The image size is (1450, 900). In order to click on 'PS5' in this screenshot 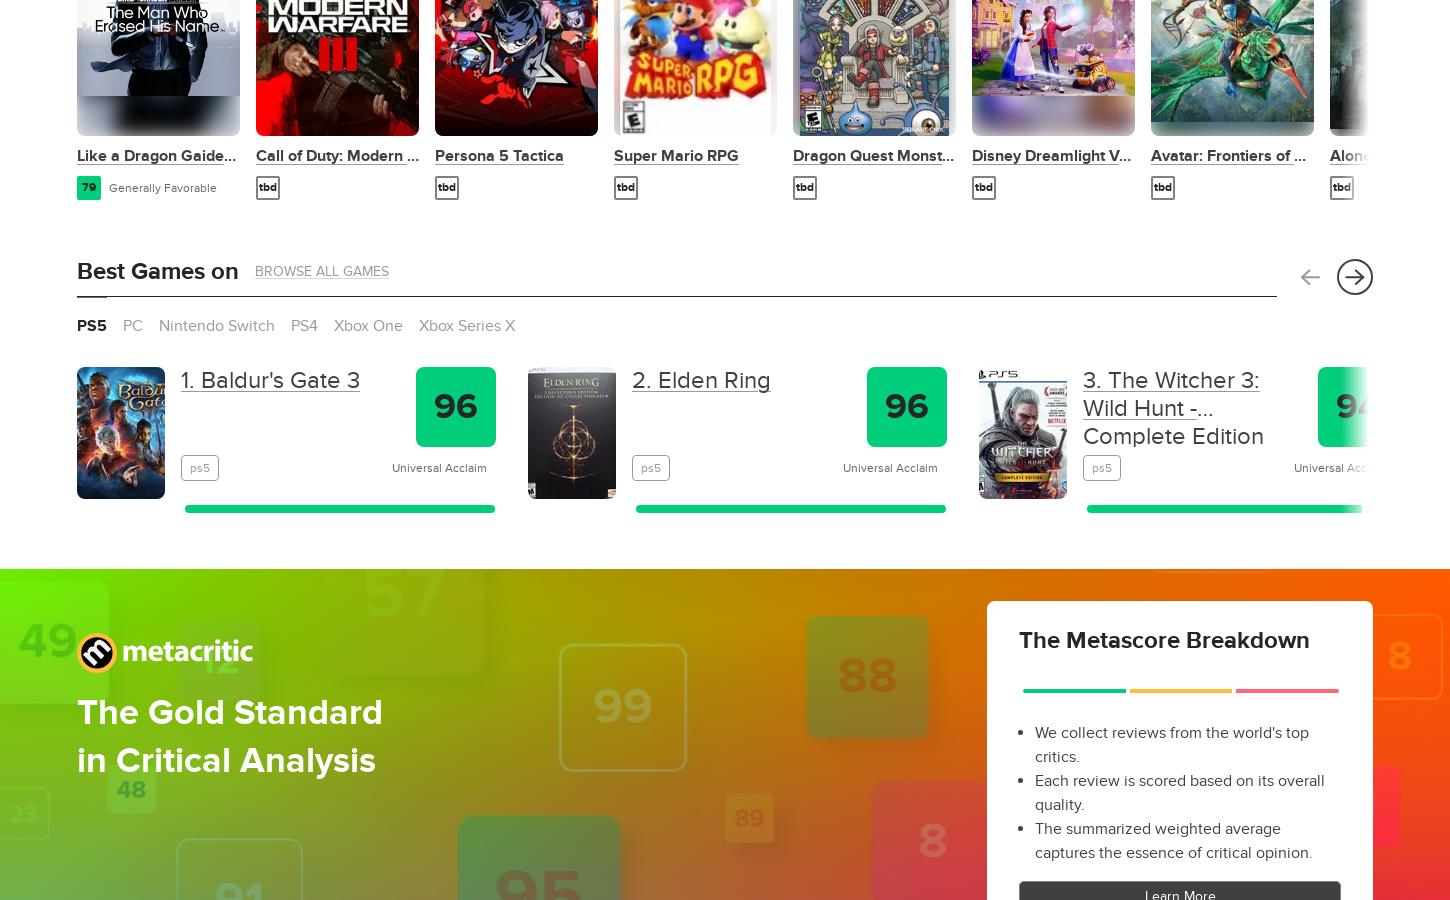, I will do `click(91, 324)`.